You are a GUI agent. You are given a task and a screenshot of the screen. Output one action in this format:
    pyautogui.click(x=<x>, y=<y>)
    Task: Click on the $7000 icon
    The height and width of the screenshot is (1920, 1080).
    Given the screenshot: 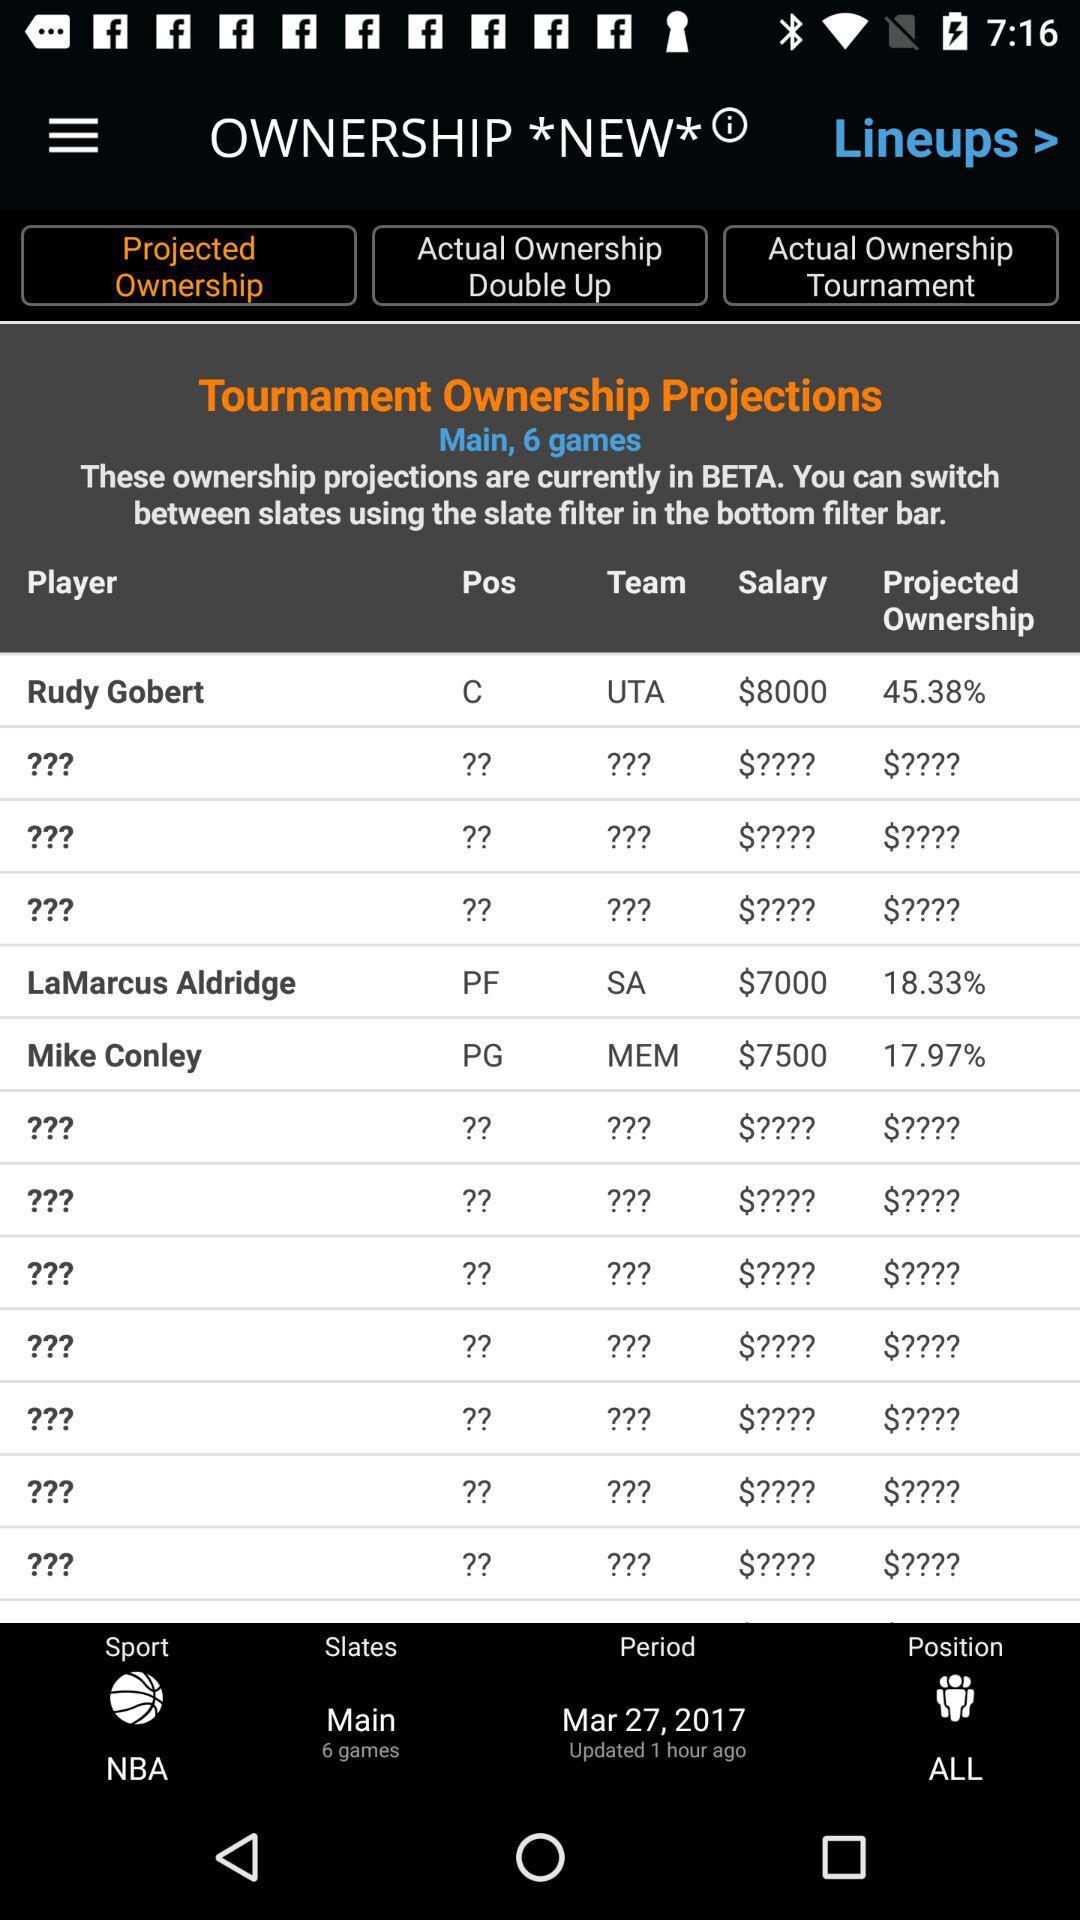 What is the action you would take?
    pyautogui.click(x=795, y=981)
    